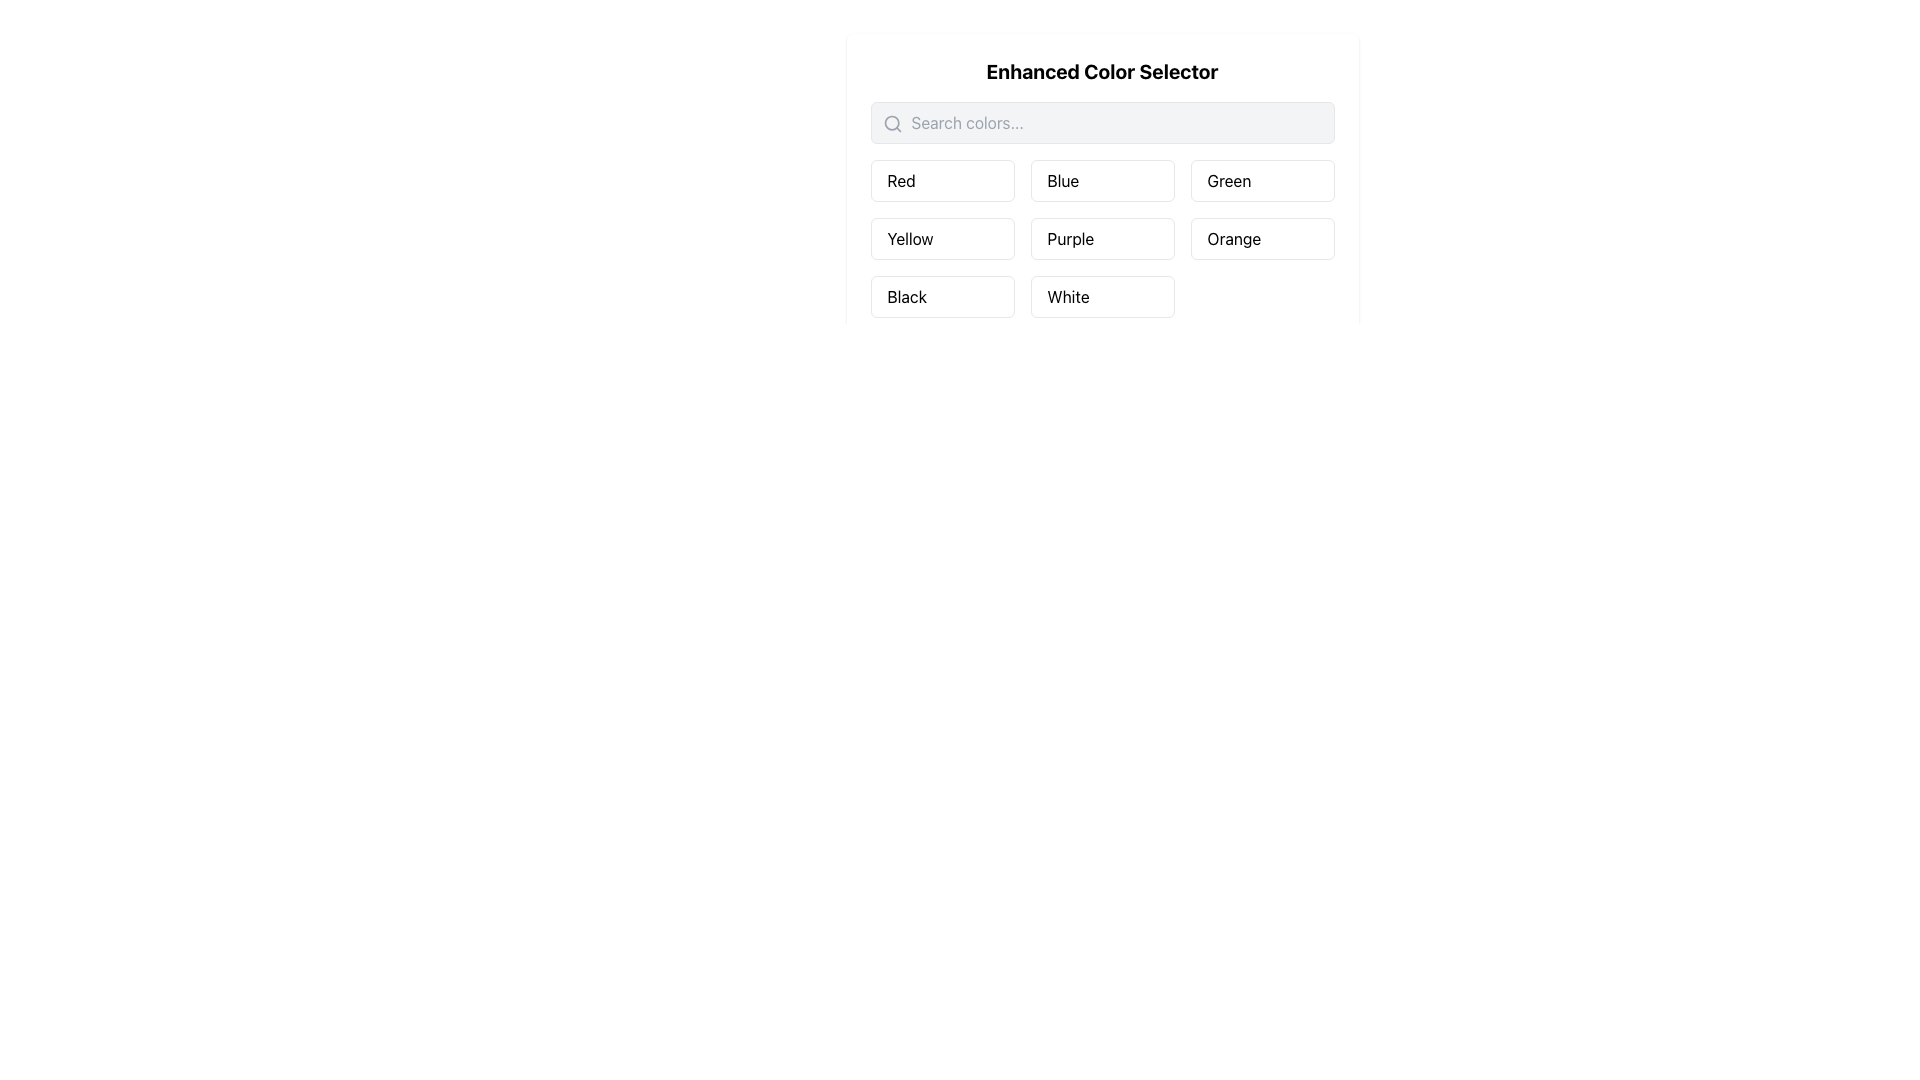  What do you see at coordinates (1101, 71) in the screenshot?
I see `the 'Enhanced Color Selector' text label which is bold and large, centered at the top of the panel` at bounding box center [1101, 71].